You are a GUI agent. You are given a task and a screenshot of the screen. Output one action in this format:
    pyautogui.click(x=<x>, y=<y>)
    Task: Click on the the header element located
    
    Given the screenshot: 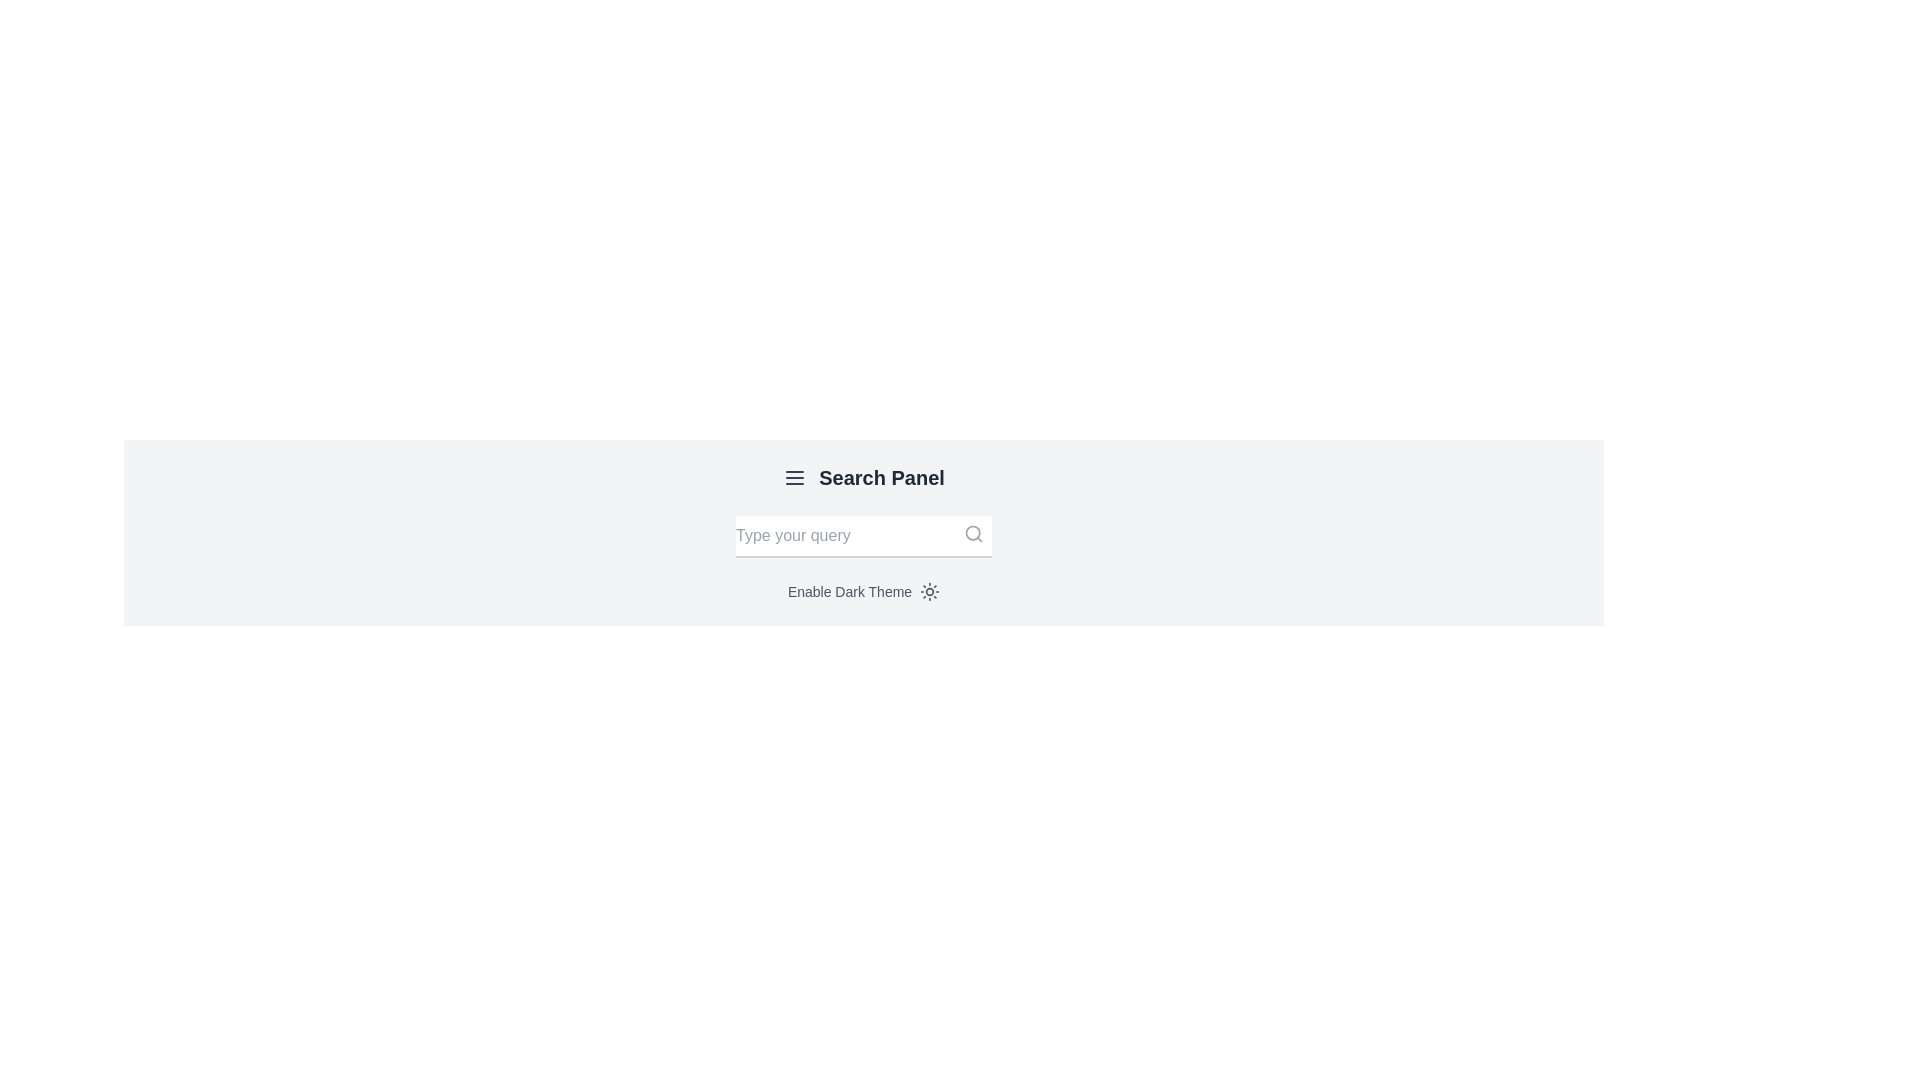 What is the action you would take?
    pyautogui.click(x=881, y=478)
    